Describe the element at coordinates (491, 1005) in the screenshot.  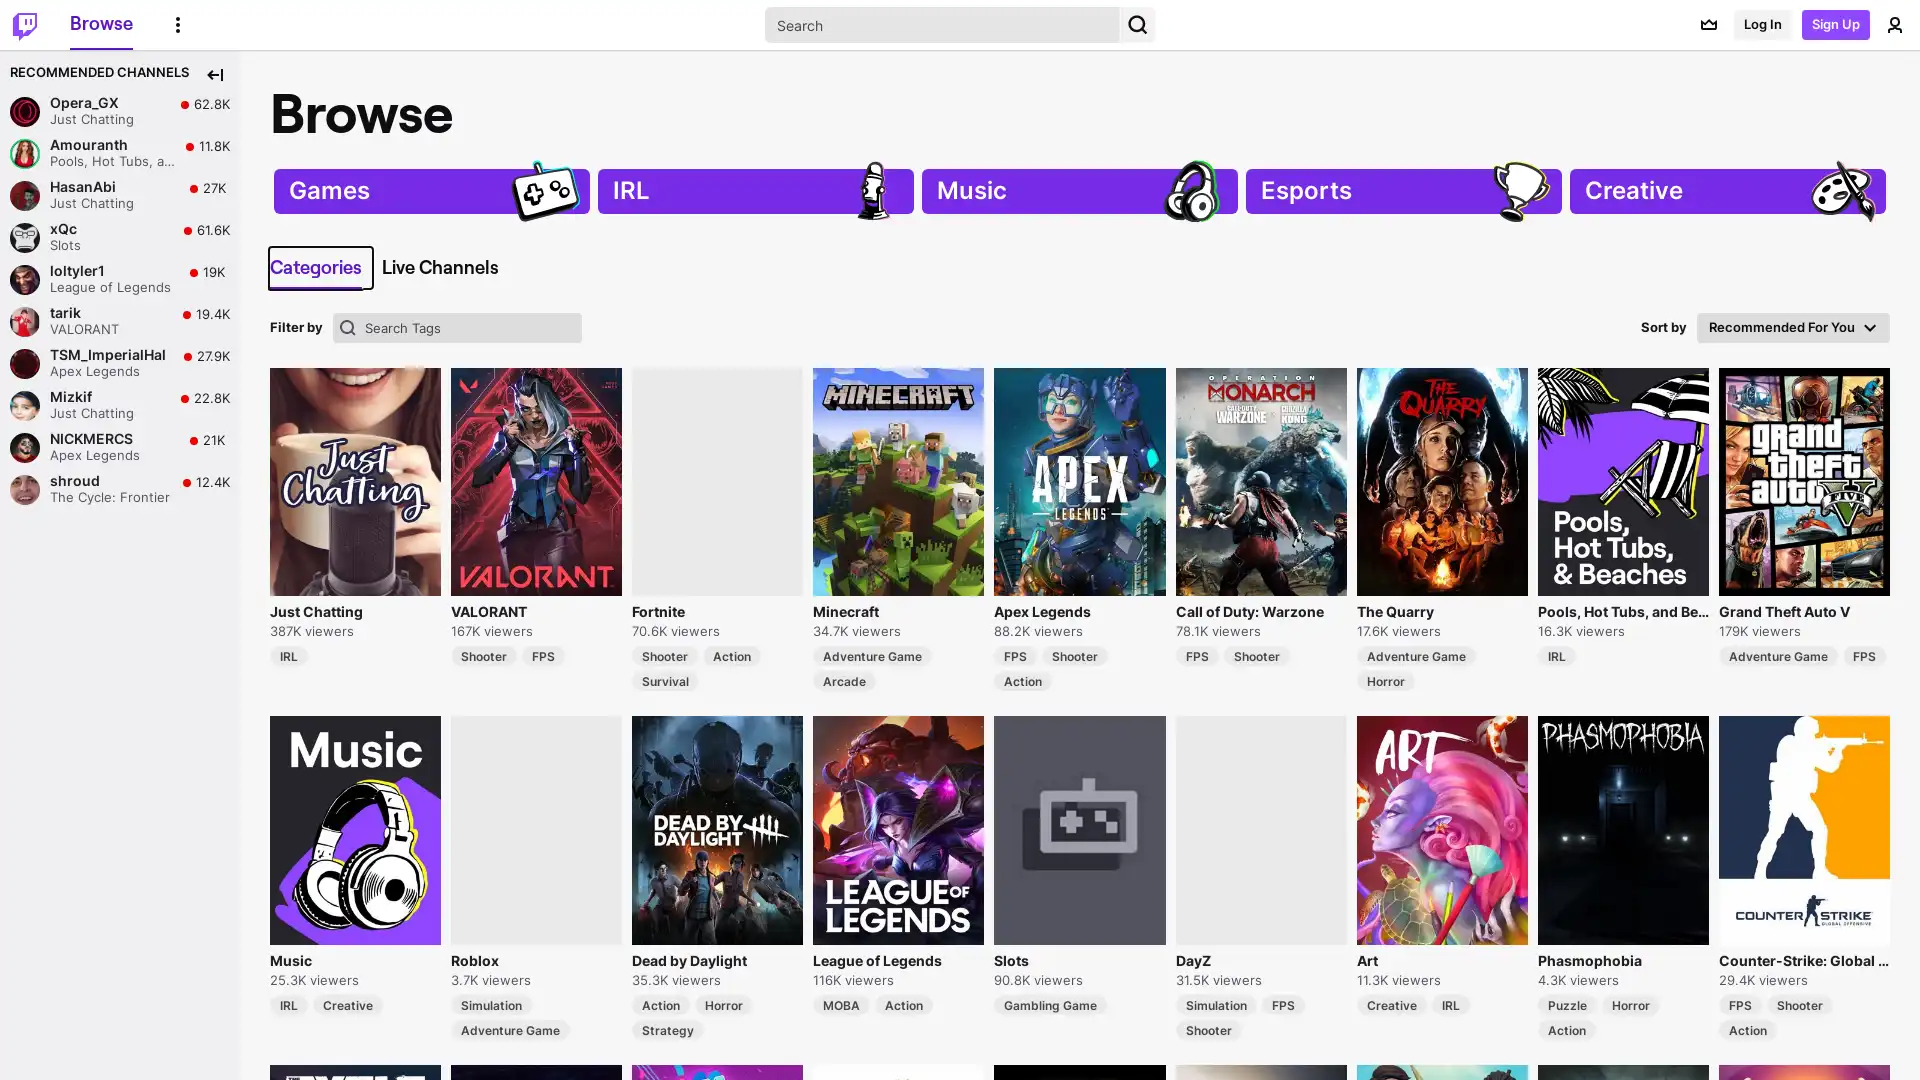
I see `Simulation` at that location.